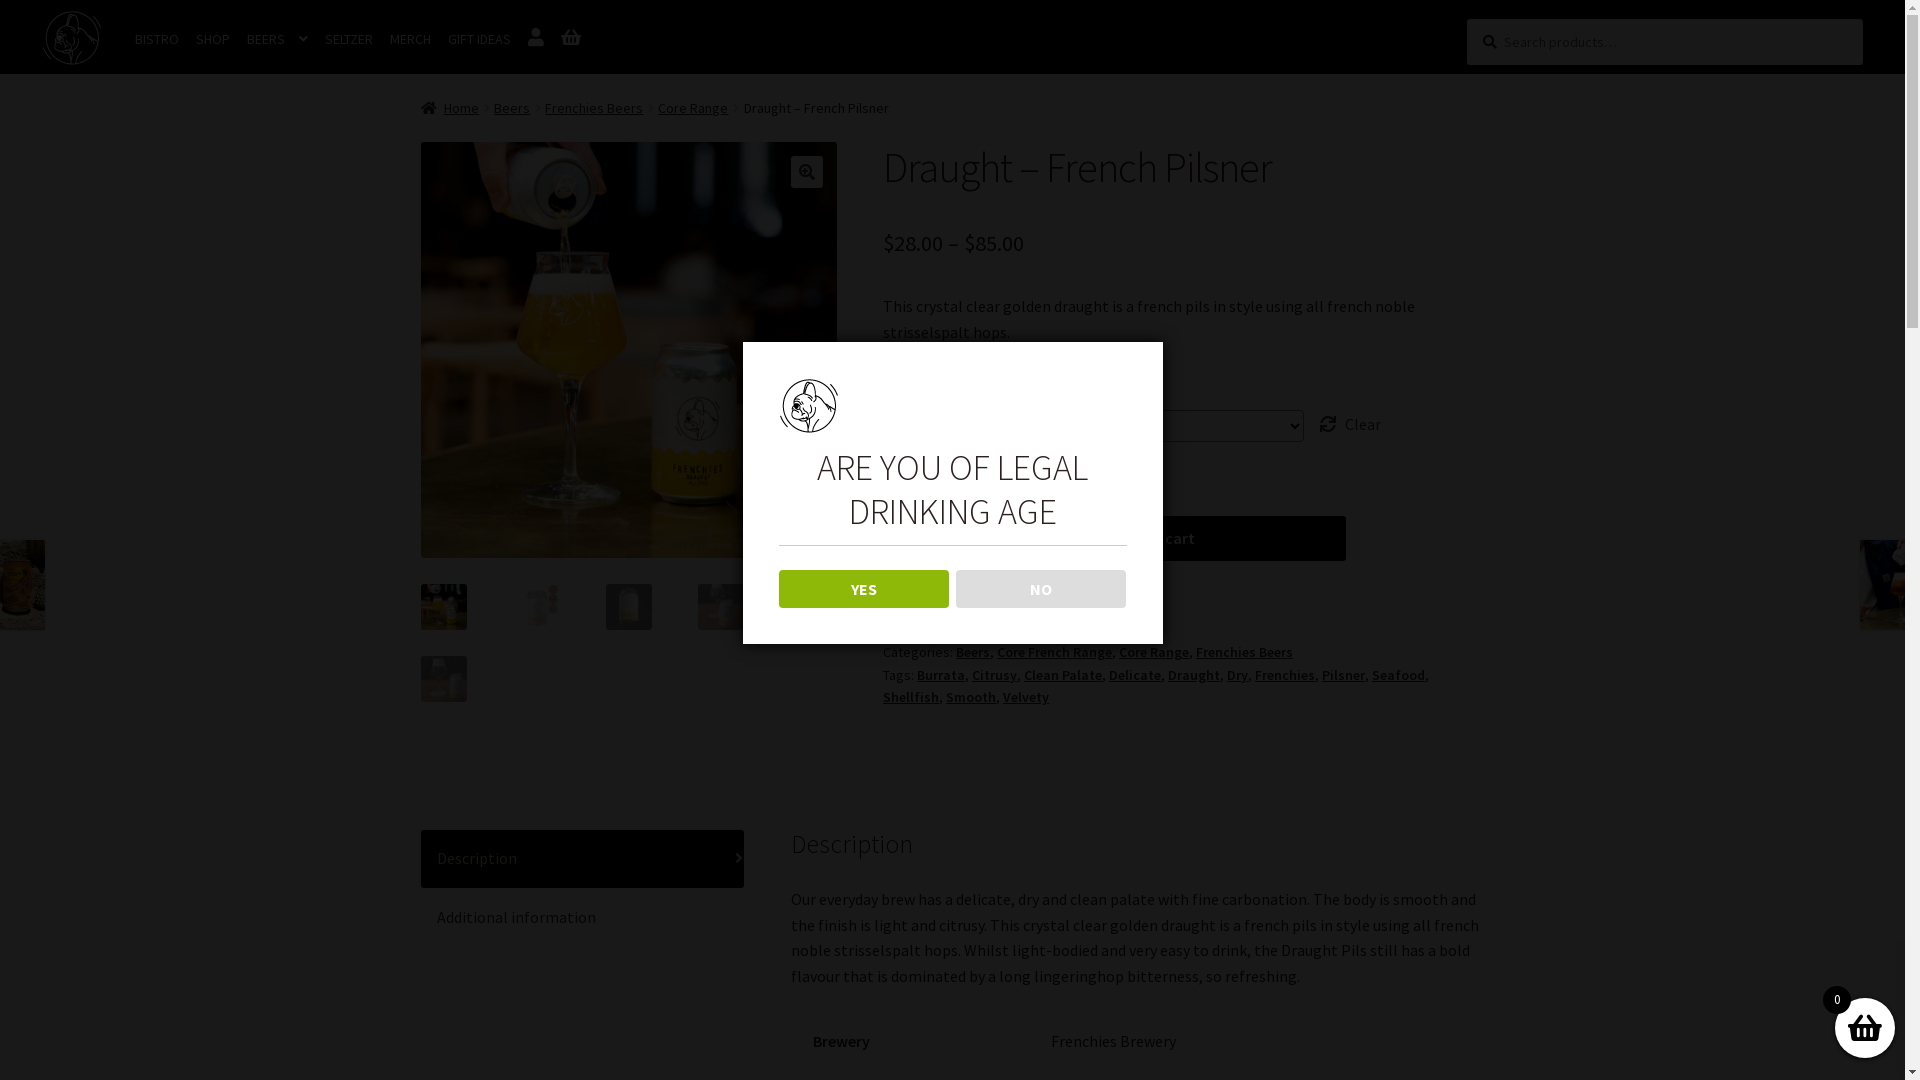 This screenshot has width=1920, height=1080. I want to click on 'Delicate', so click(1134, 675).